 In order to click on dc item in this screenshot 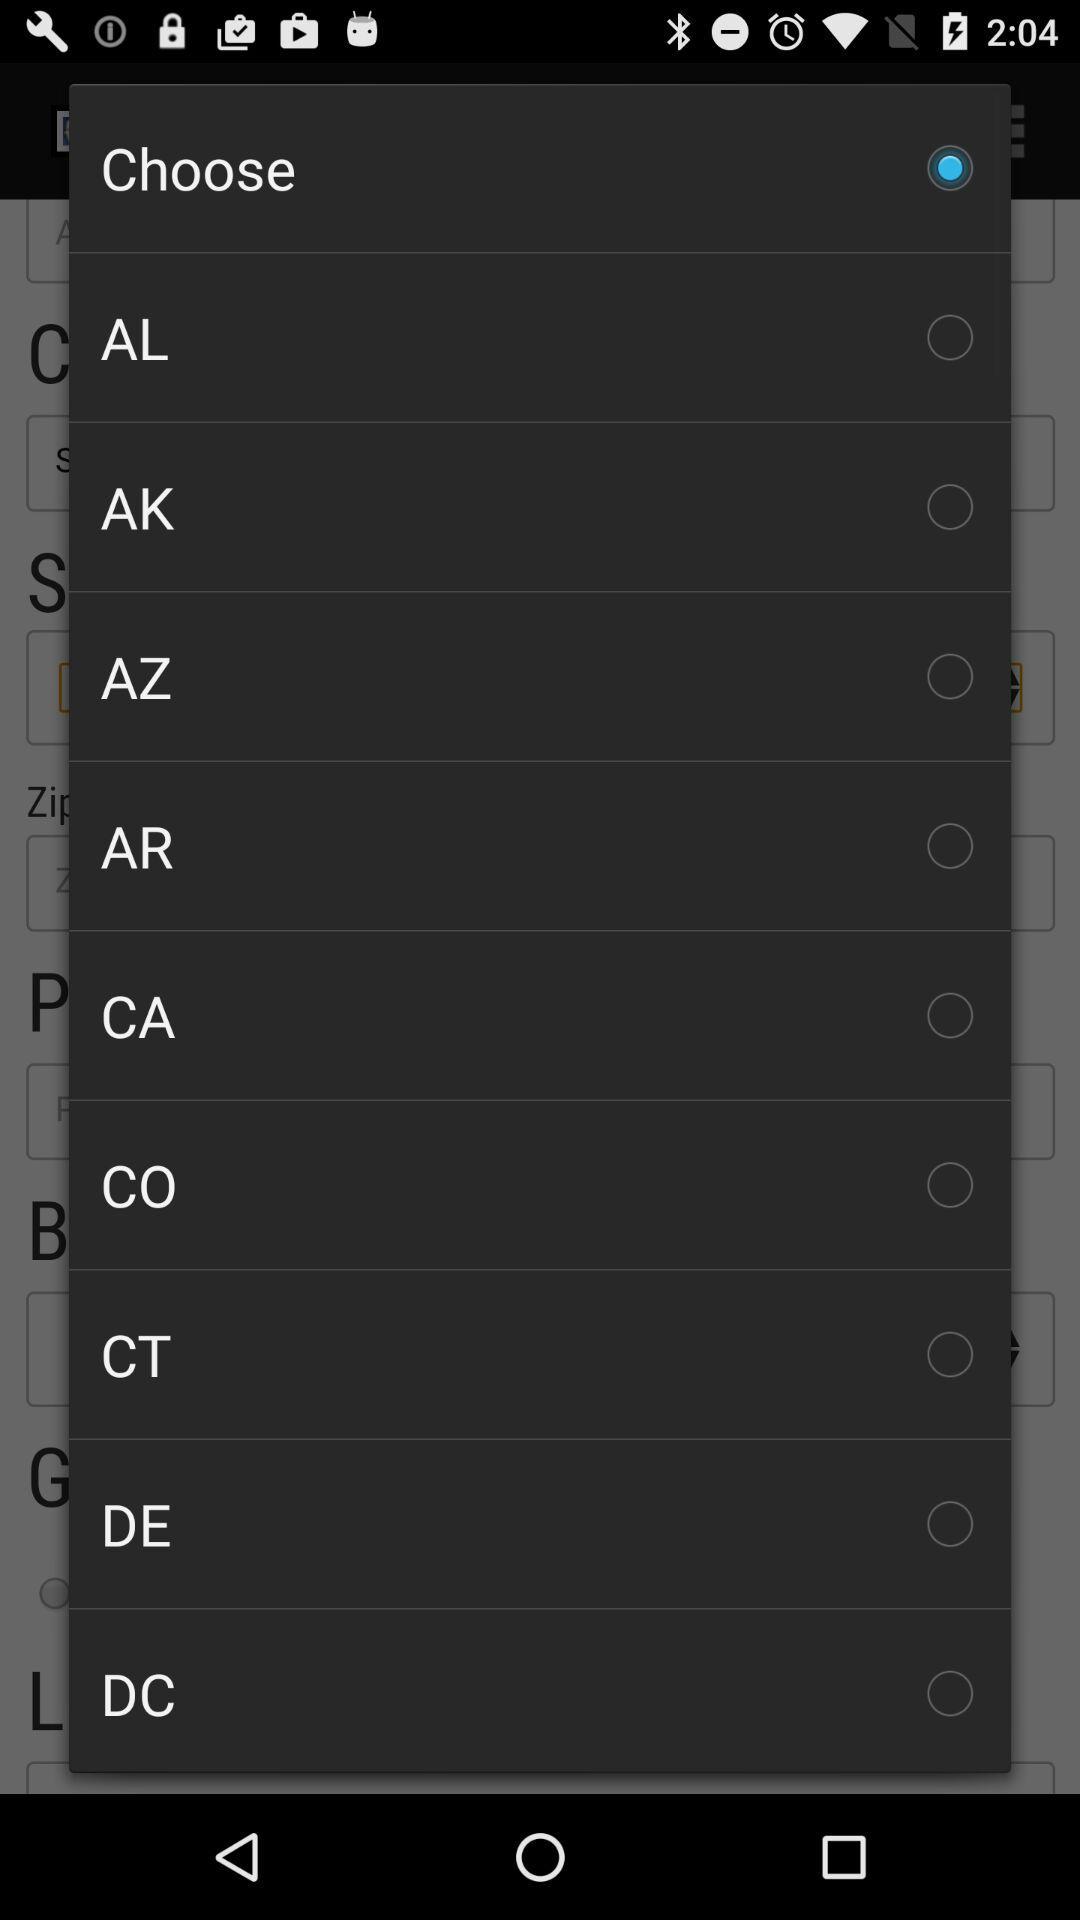, I will do `click(540, 1690)`.